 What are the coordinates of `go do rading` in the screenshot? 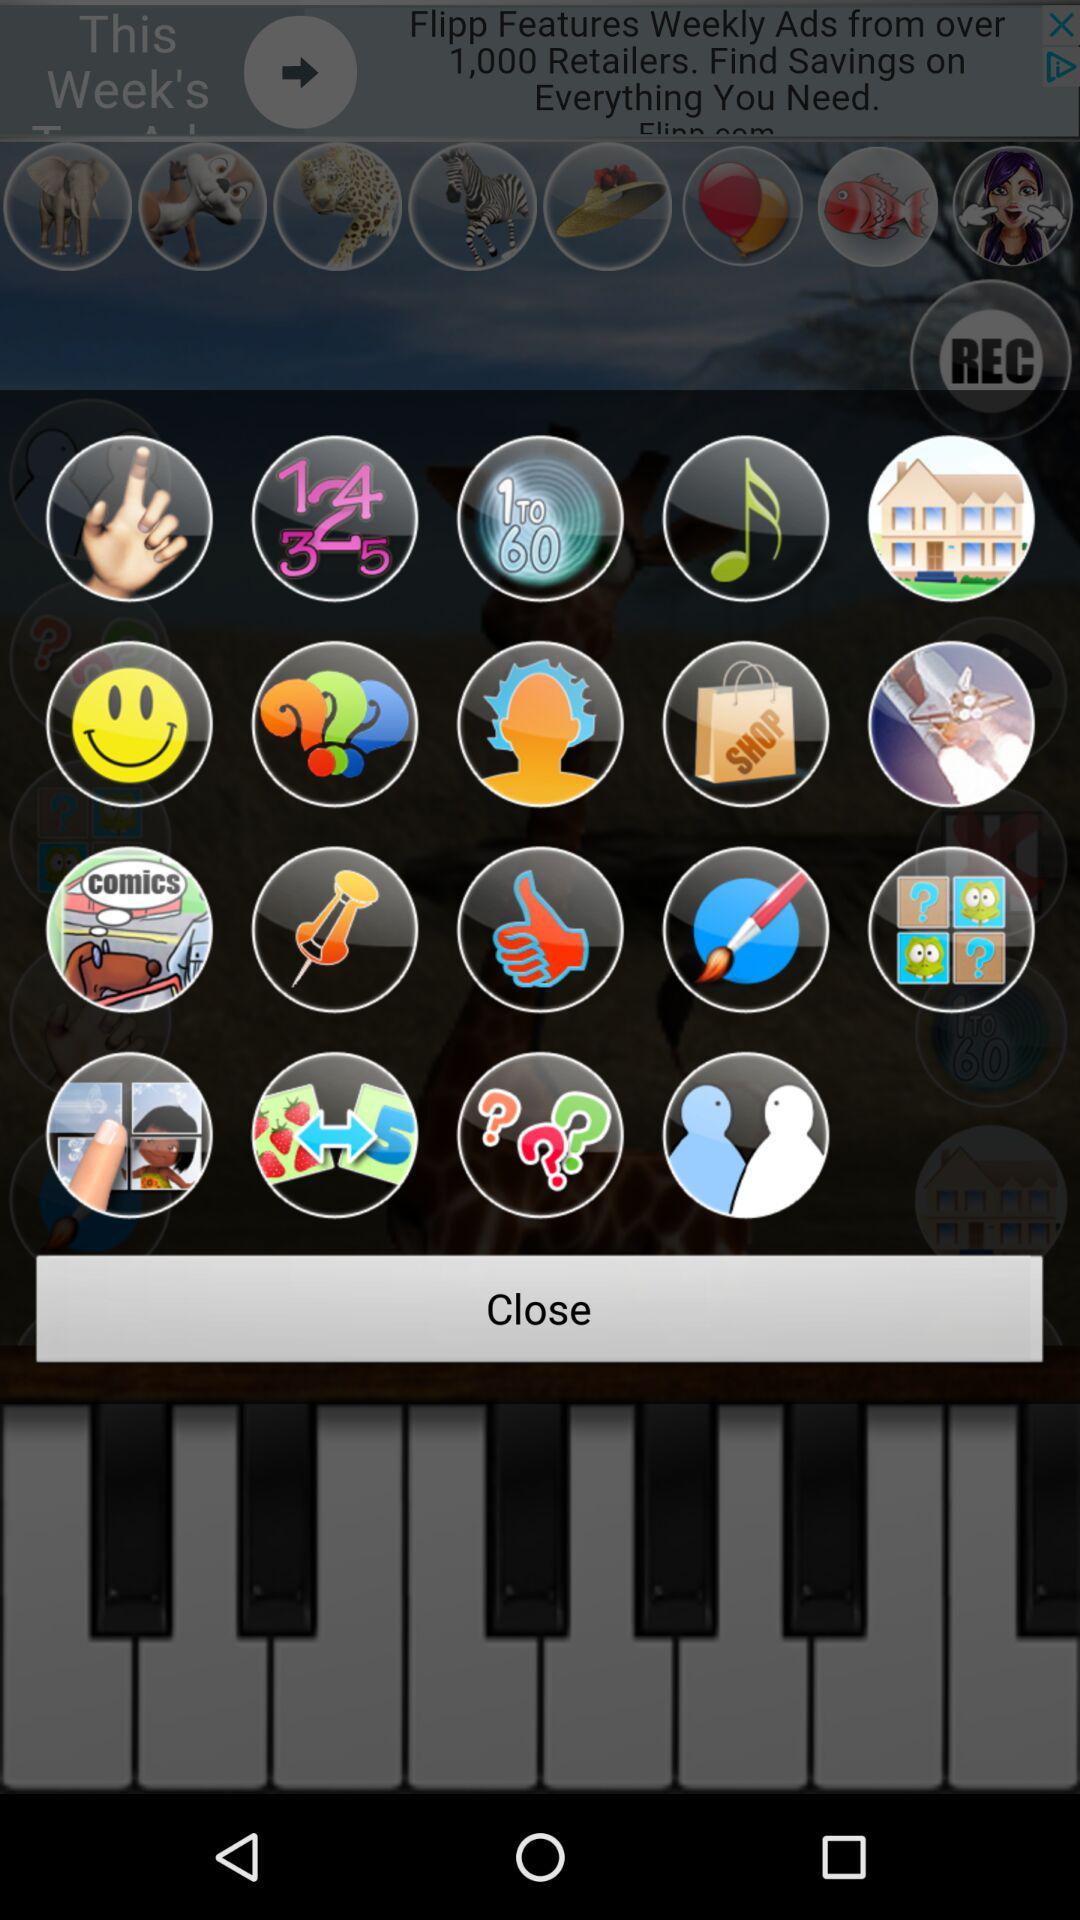 It's located at (950, 518).